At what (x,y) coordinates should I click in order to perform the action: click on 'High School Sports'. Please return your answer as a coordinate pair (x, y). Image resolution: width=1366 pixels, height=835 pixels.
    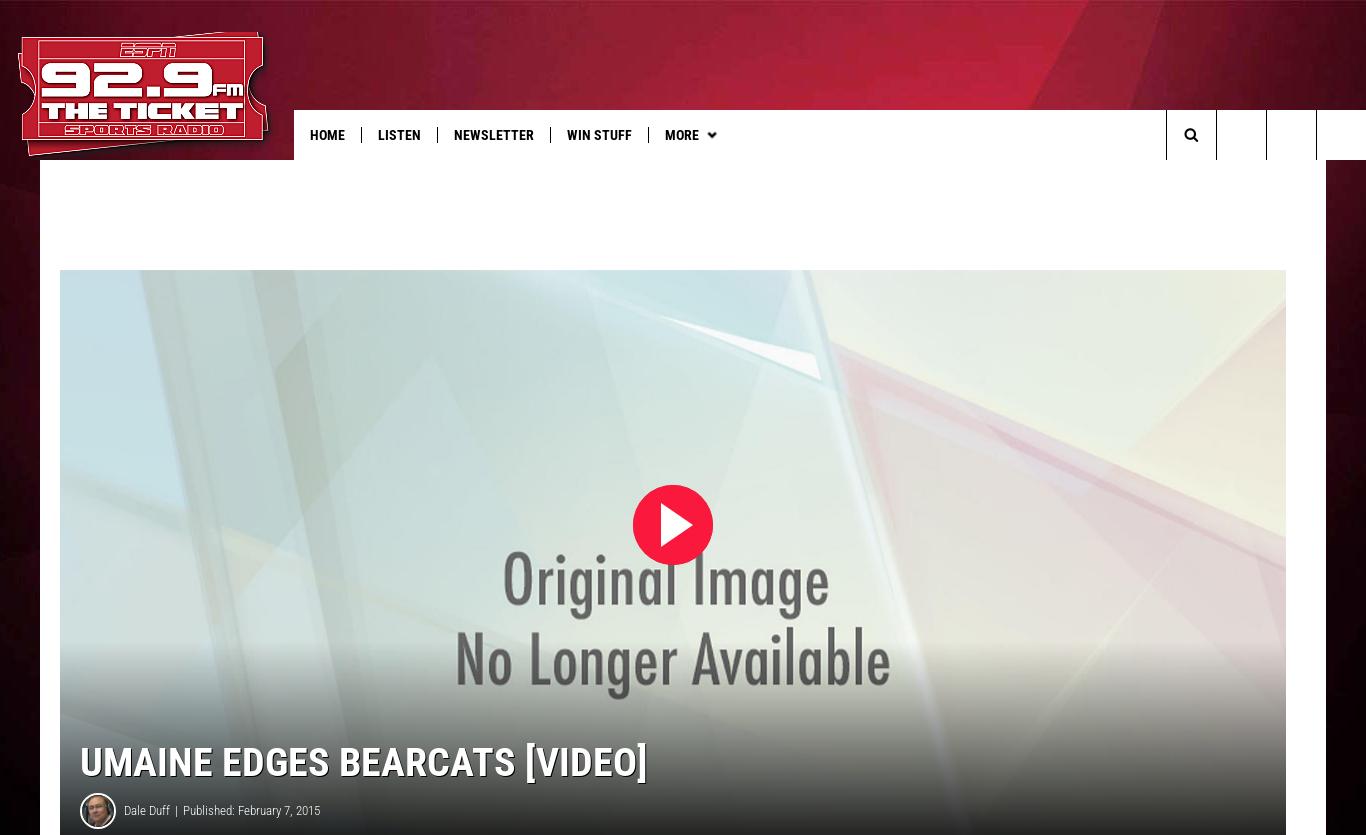
    Looking at the image, I should click on (727, 176).